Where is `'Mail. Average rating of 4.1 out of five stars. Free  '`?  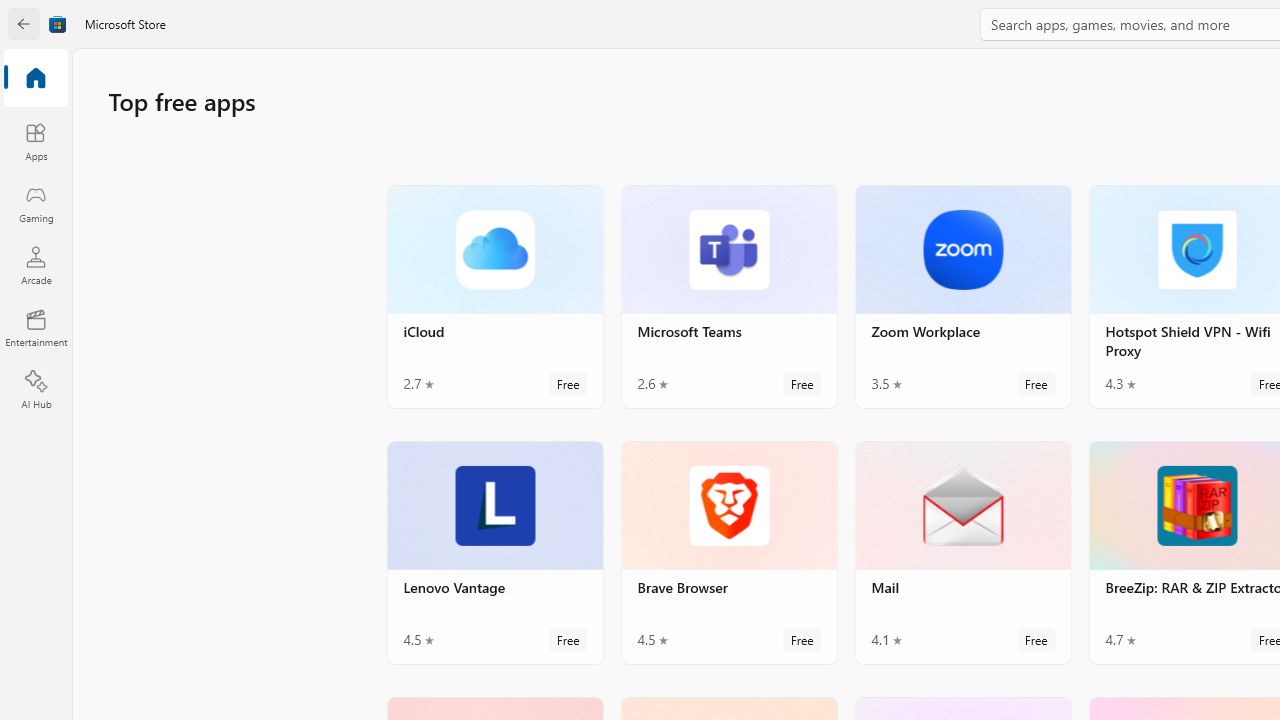 'Mail. Average rating of 4.1 out of five stars. Free  ' is located at coordinates (963, 551).